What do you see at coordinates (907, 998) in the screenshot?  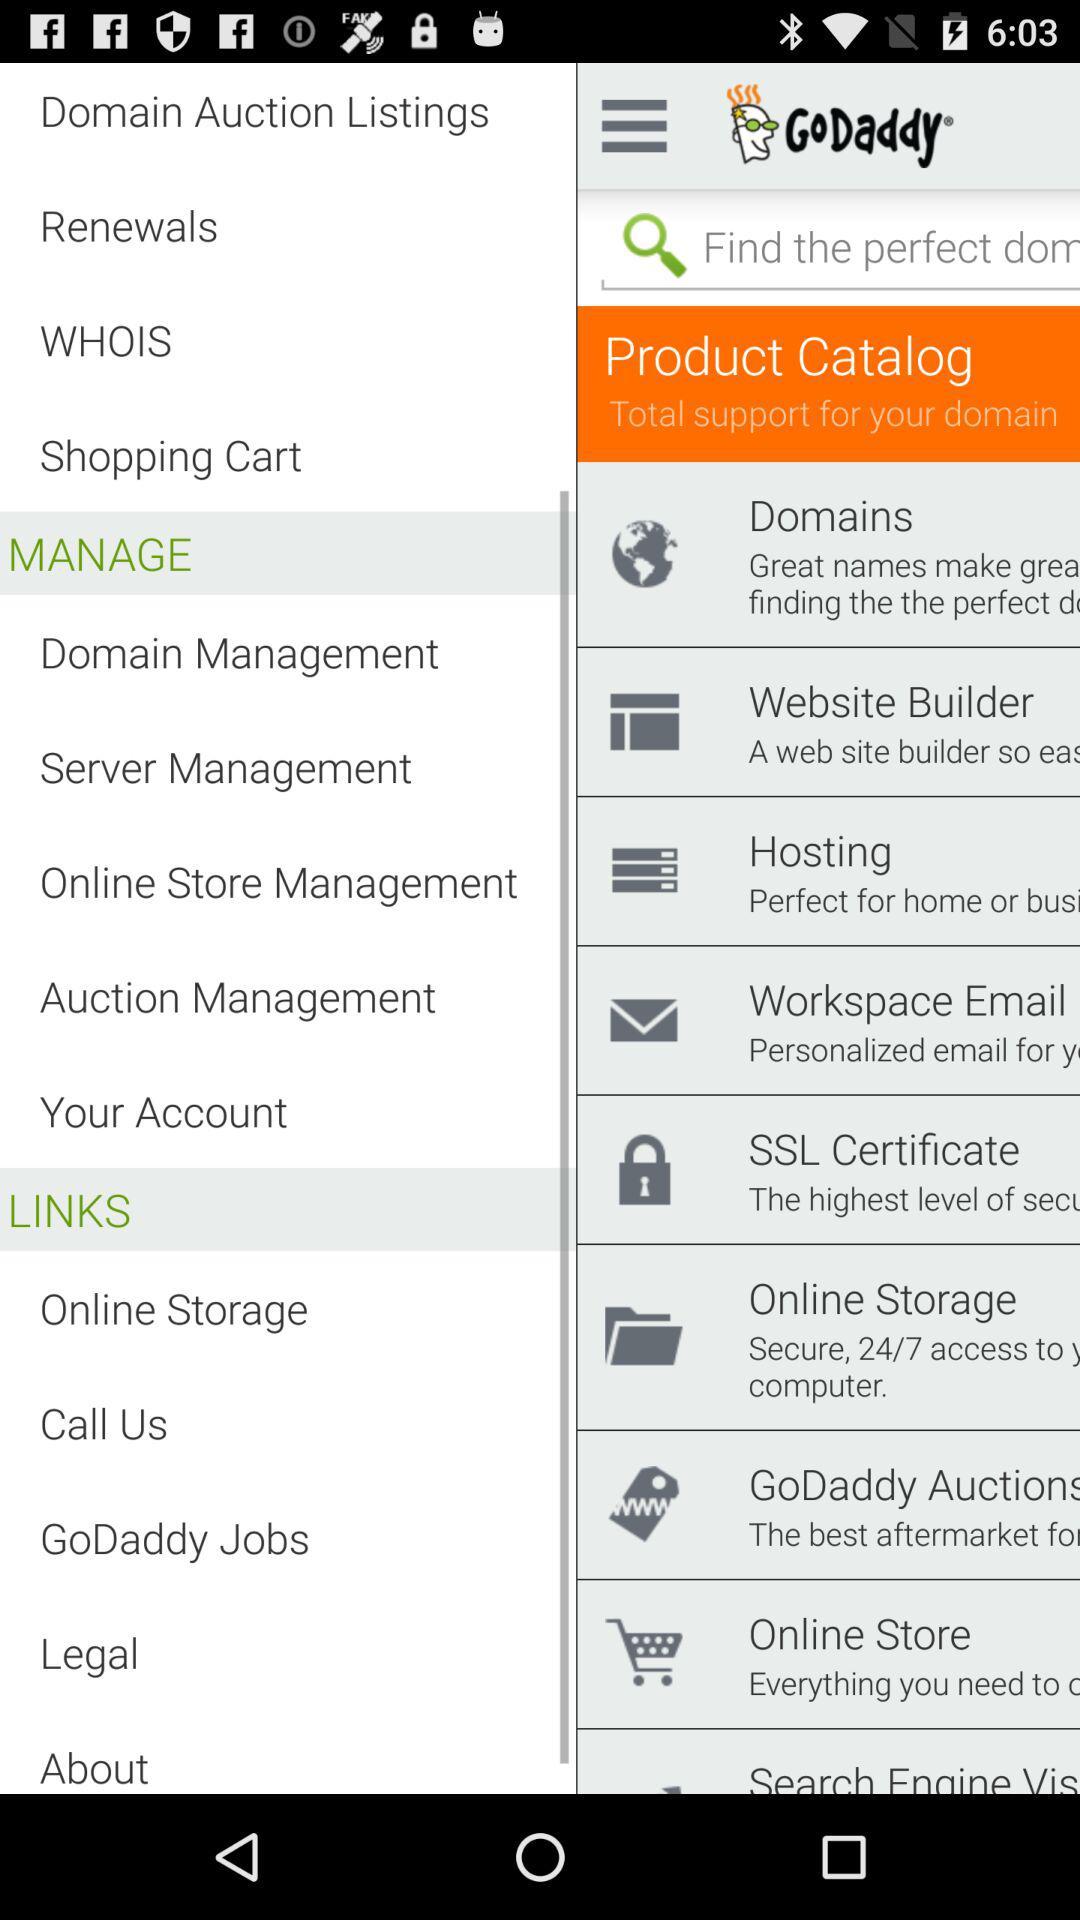 I see `workspace email app` at bounding box center [907, 998].